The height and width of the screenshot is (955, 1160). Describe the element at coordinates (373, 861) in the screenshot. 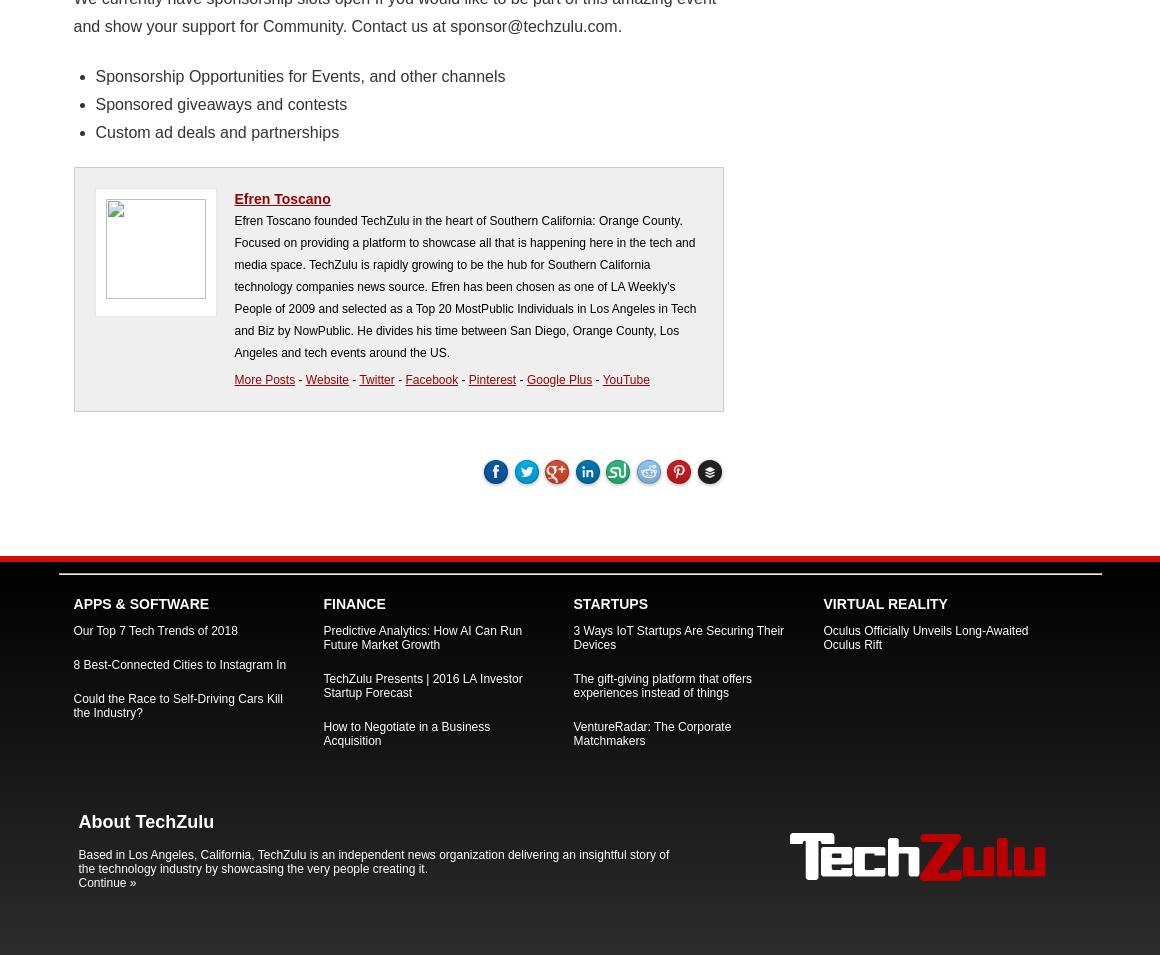

I see `'Based in Los Angeles, California, TechZulu is an independent news organization delivering an insightful story of the technology industry by showcasing the very people creating it.'` at that location.